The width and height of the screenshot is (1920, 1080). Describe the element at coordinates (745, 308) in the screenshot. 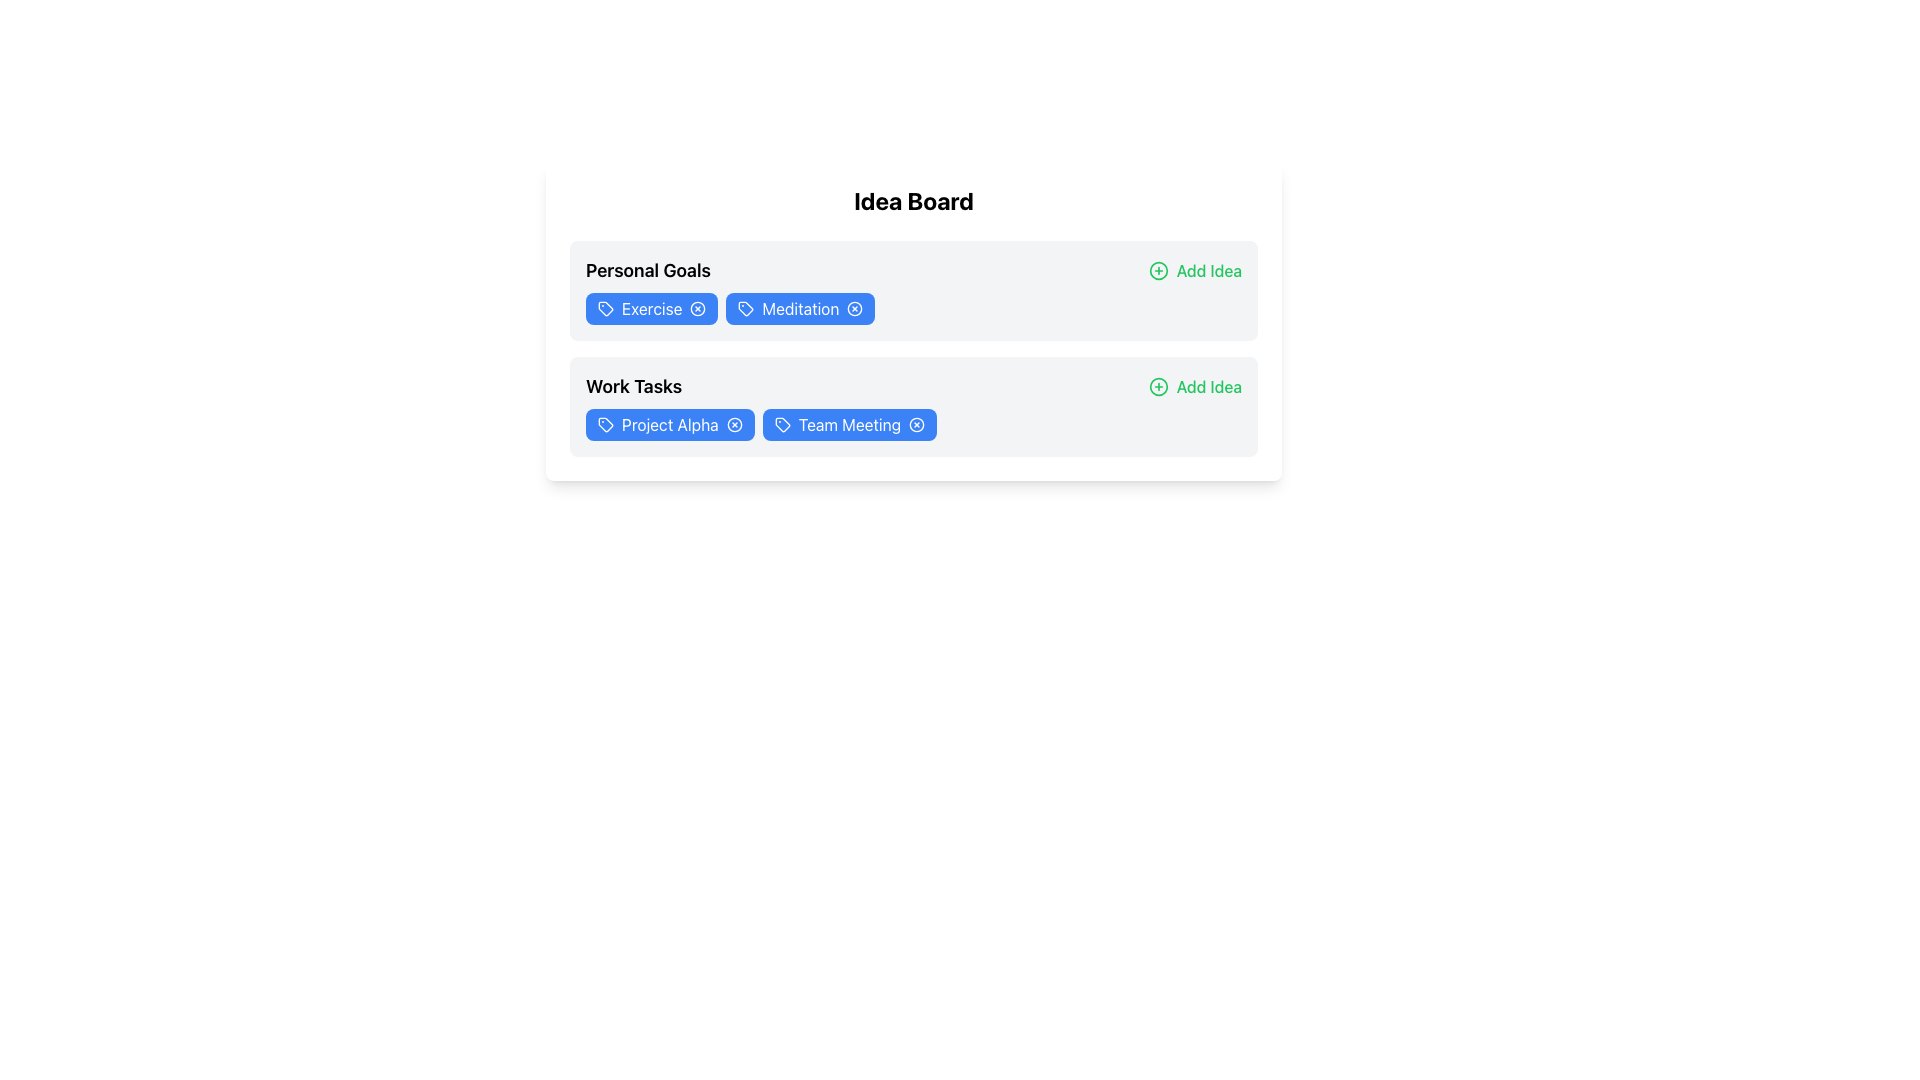

I see `the decorative icon representing 'Meditation', which is positioned second in the 'Personal Goals' section on the left side of the label` at that location.